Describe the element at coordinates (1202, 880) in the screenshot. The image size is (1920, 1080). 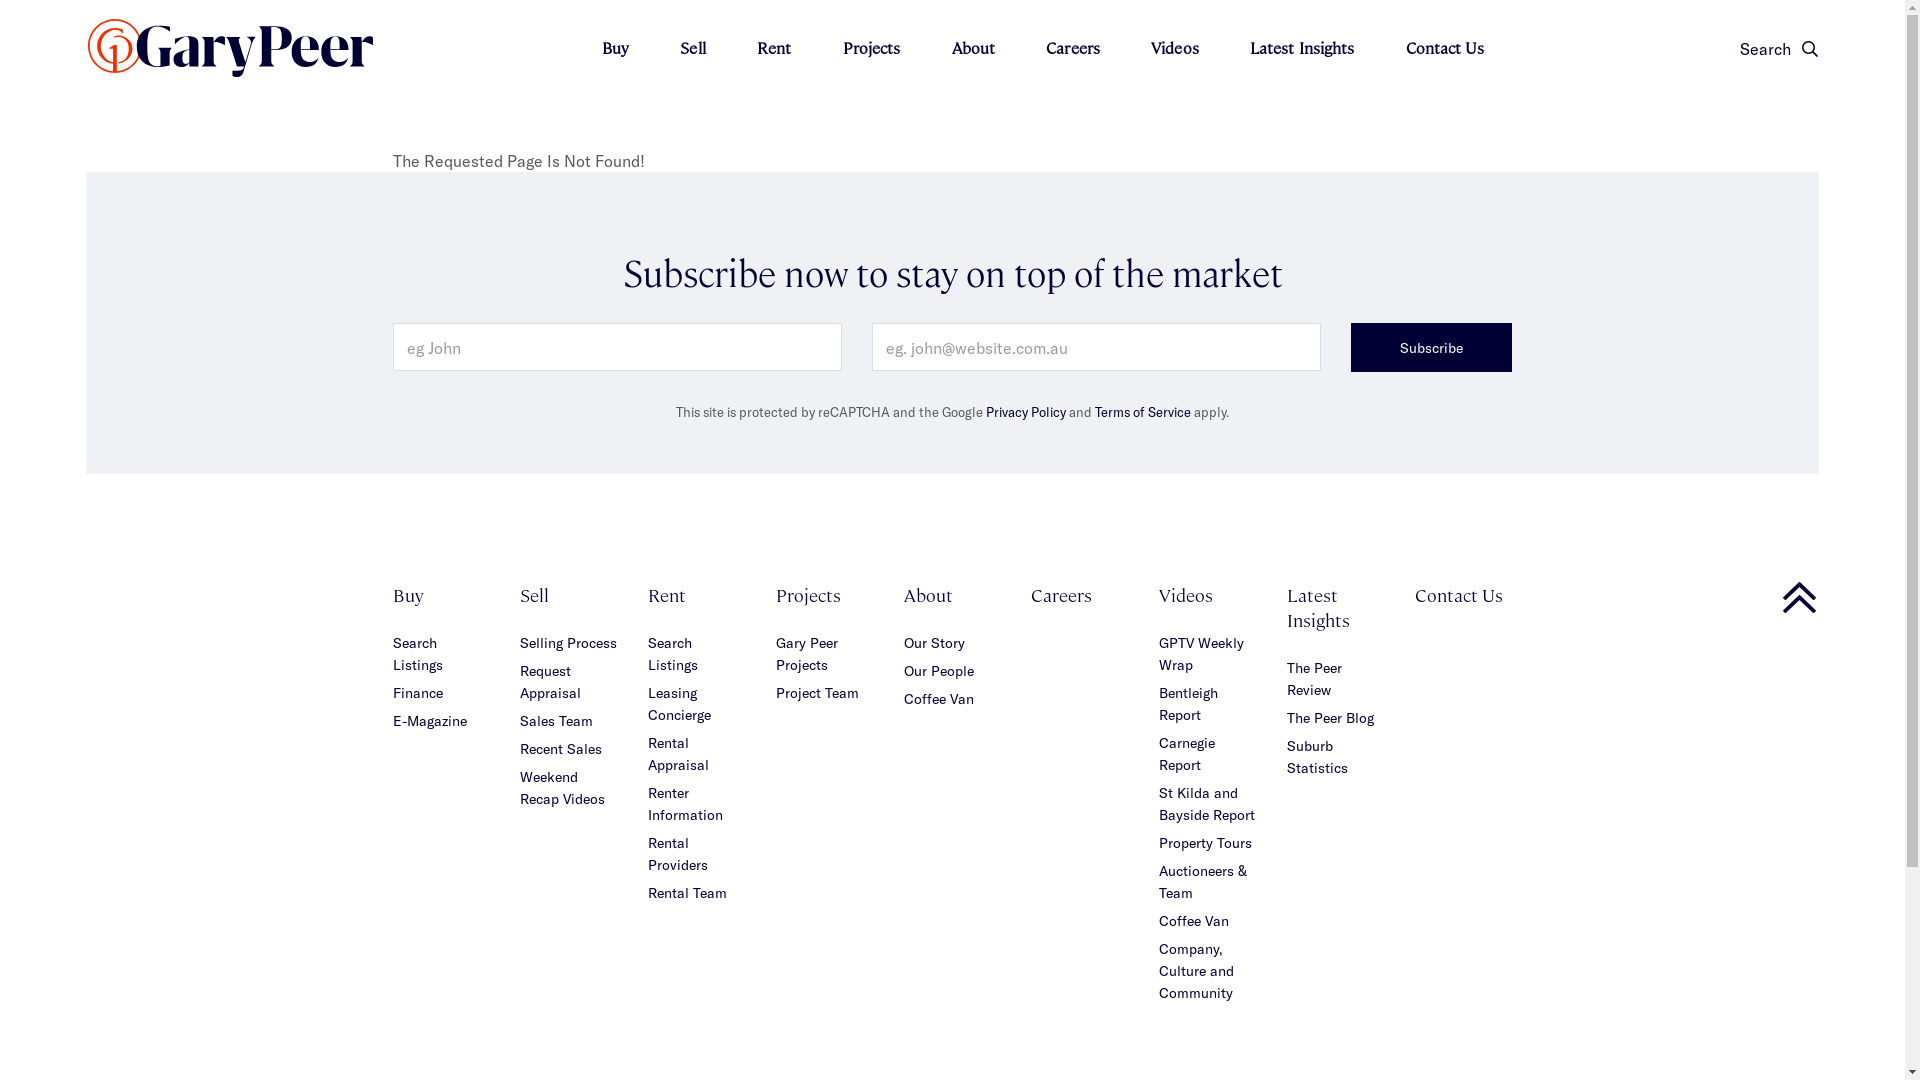
I see `'Auctioneers & Team'` at that location.